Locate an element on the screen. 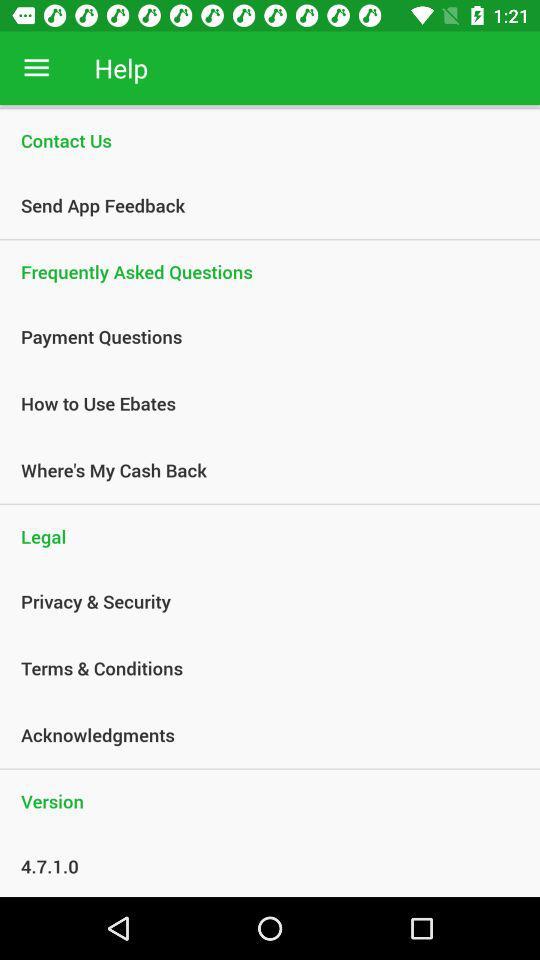  the app to the left of help icon is located at coordinates (36, 68).